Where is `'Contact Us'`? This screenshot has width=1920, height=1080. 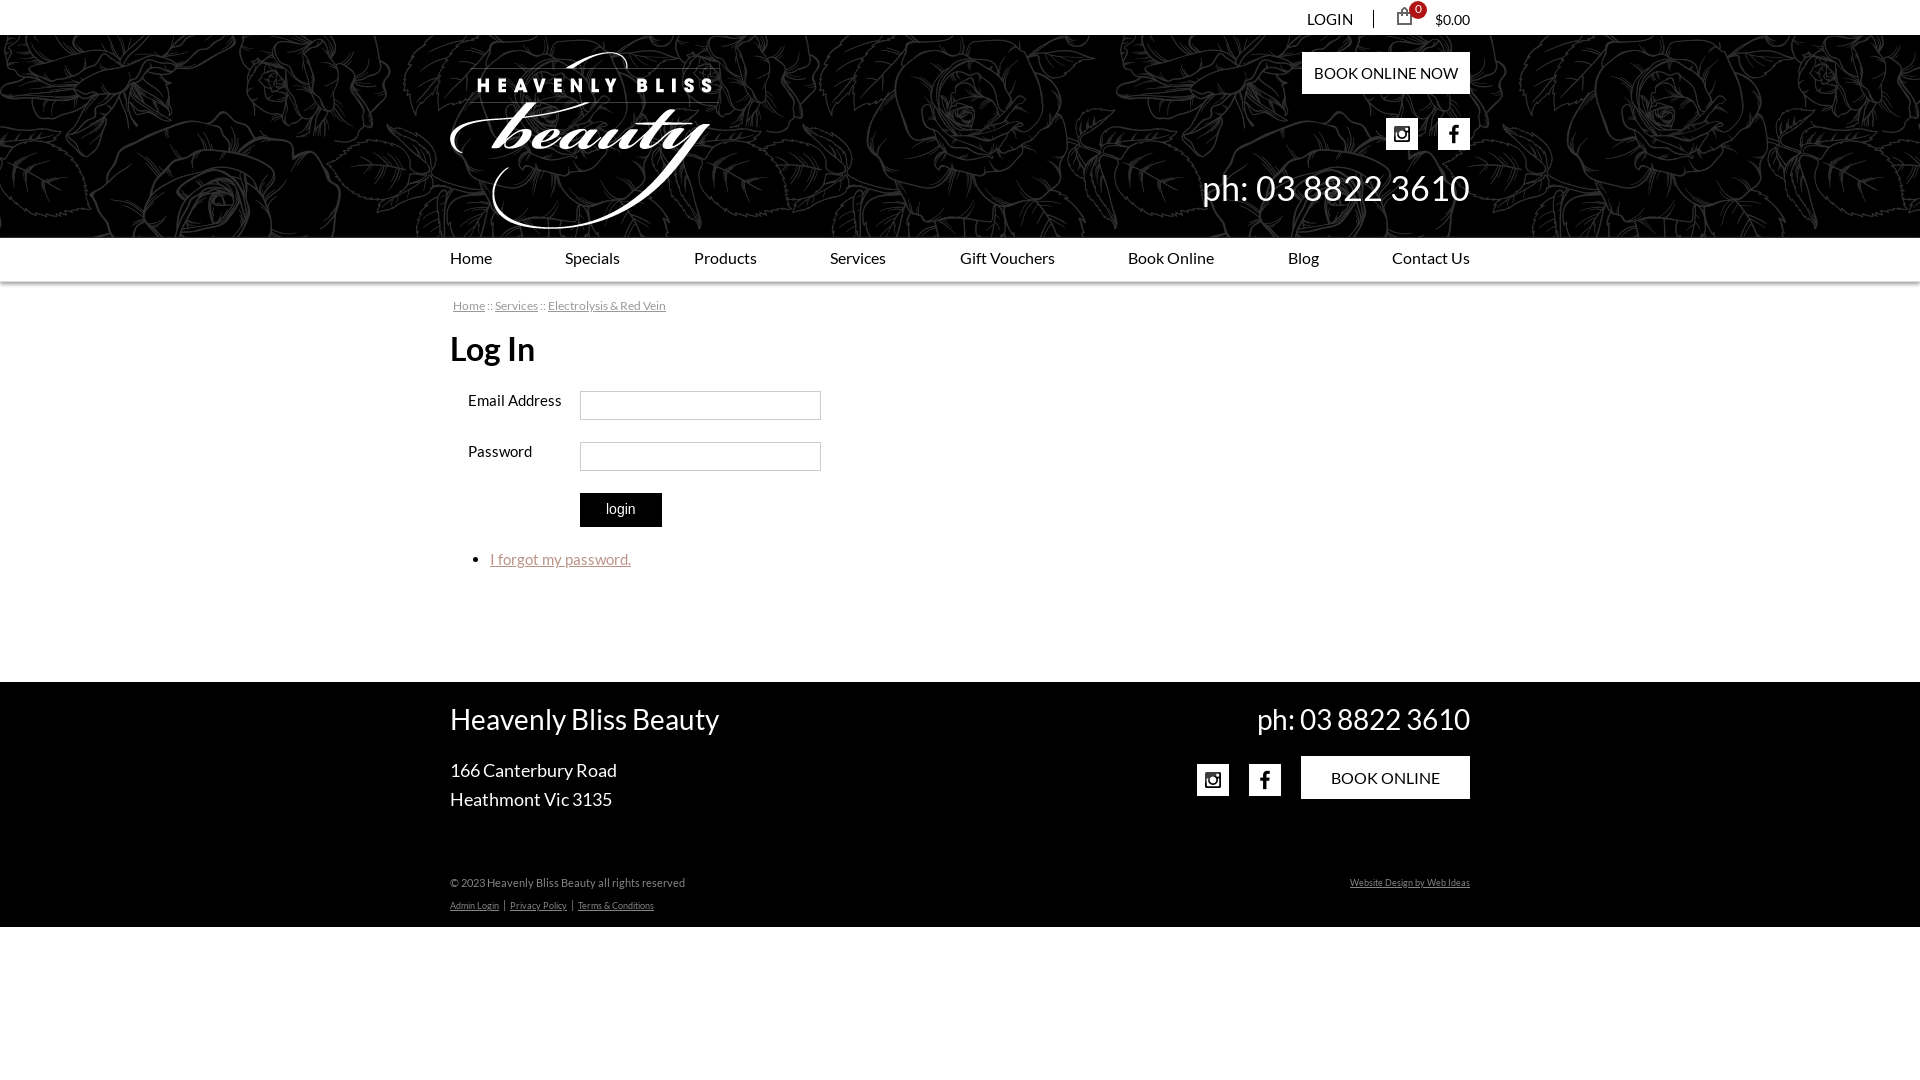
'Contact Us' is located at coordinates (1429, 258).